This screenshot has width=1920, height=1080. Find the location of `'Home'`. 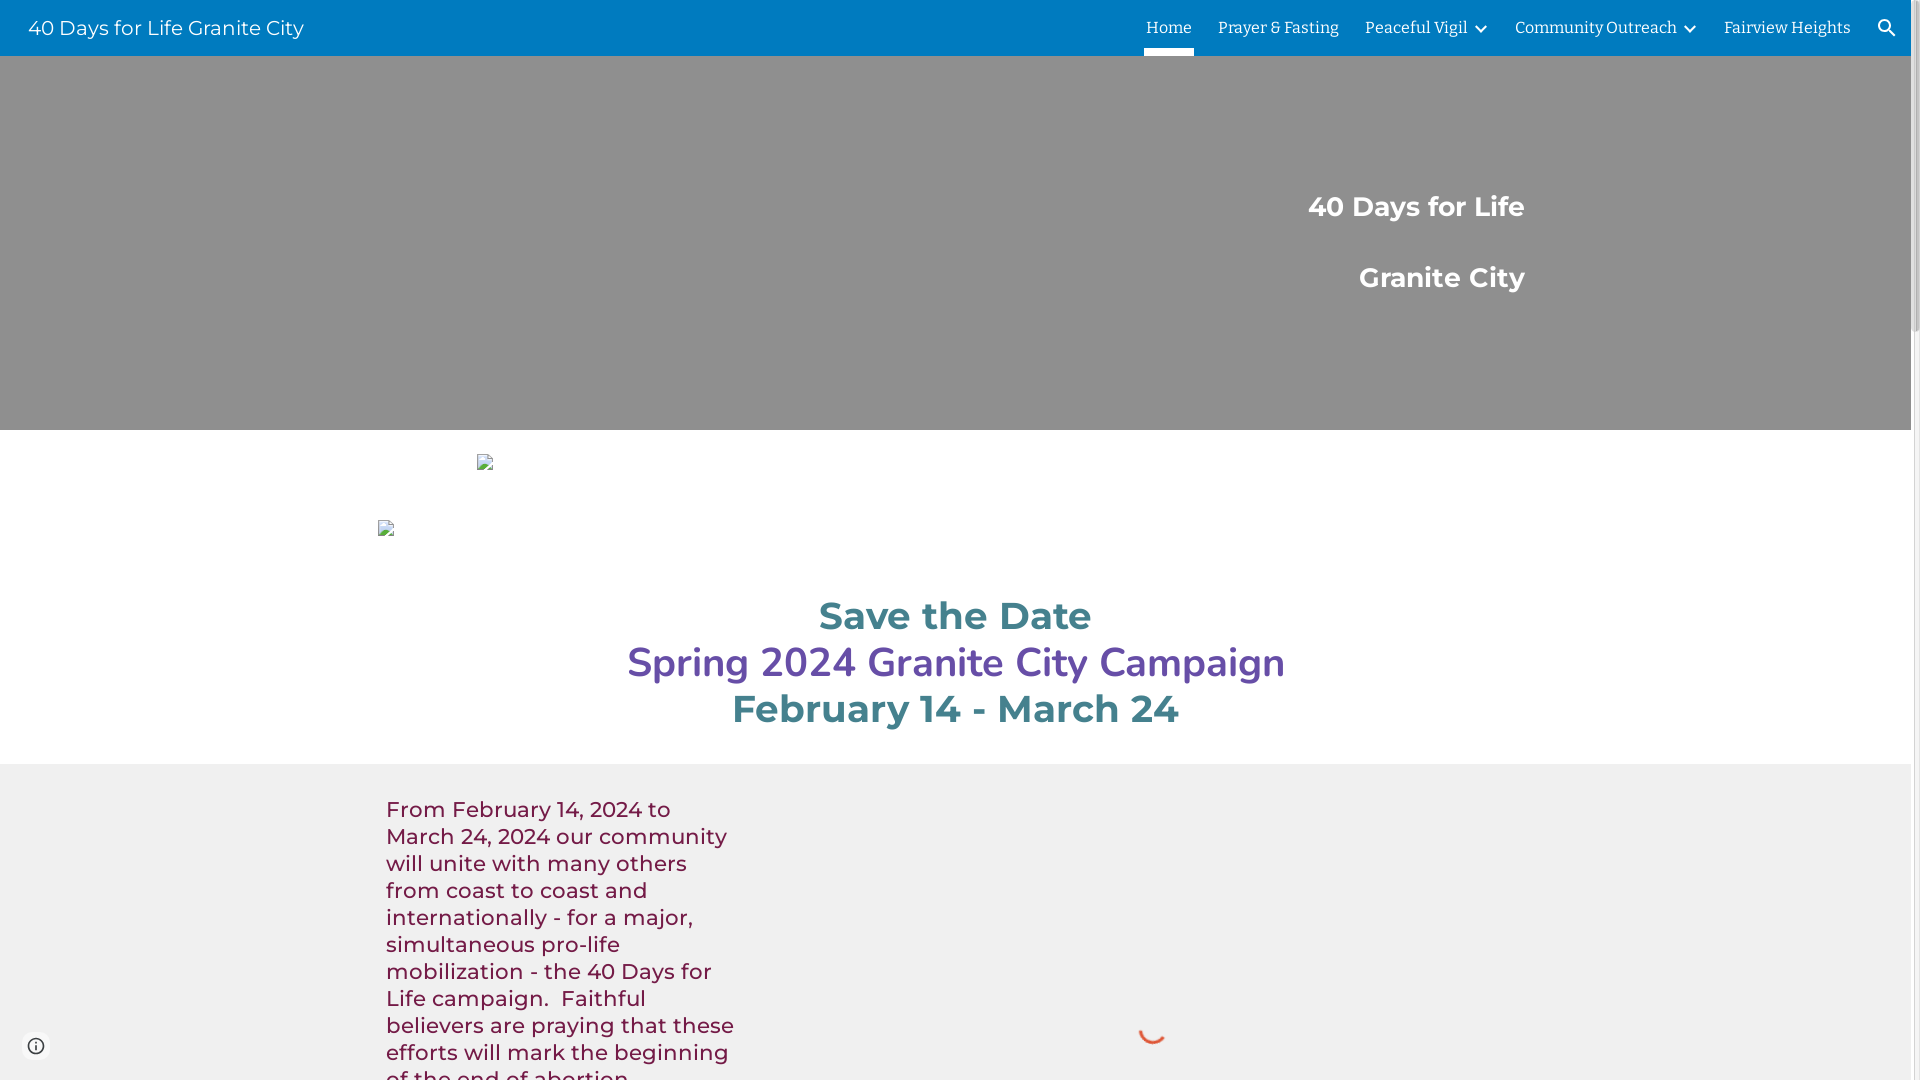

'Home' is located at coordinates (1169, 27).